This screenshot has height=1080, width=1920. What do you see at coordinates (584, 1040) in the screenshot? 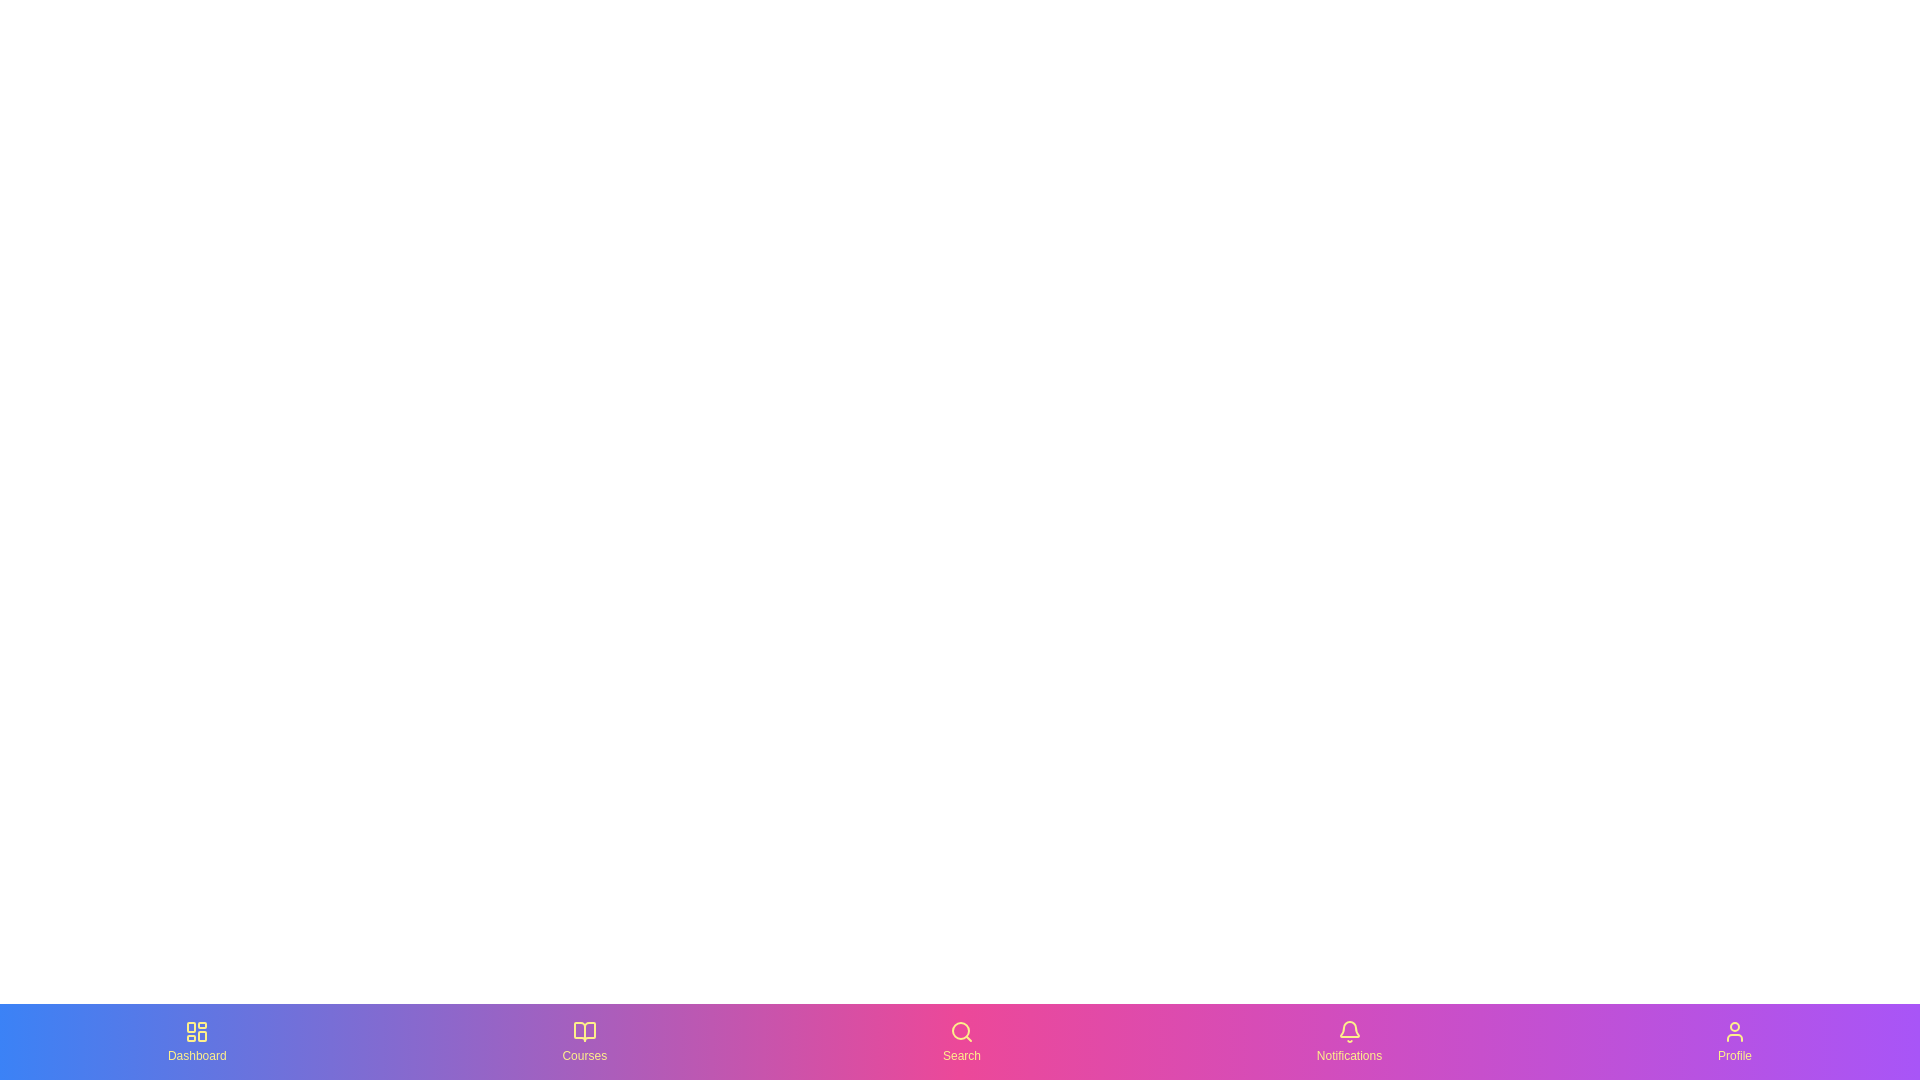
I see `the Courses tab in the bottom navigation bar` at bounding box center [584, 1040].